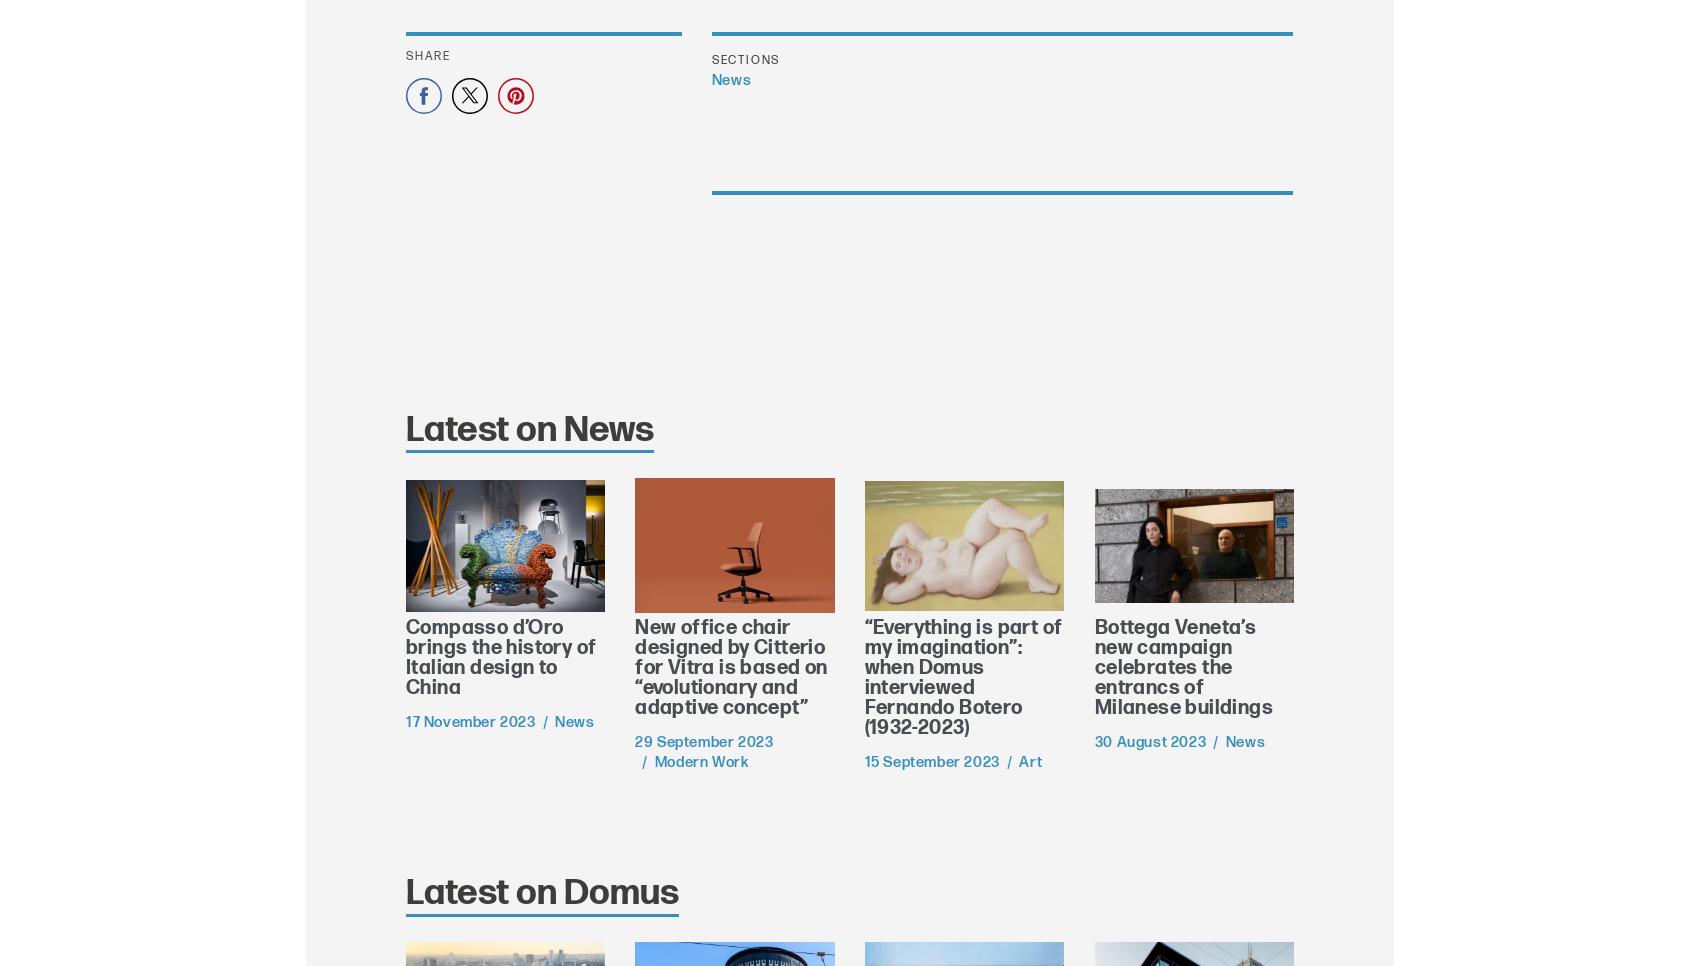  Describe the element at coordinates (744, 60) in the screenshot. I see `'Sections'` at that location.